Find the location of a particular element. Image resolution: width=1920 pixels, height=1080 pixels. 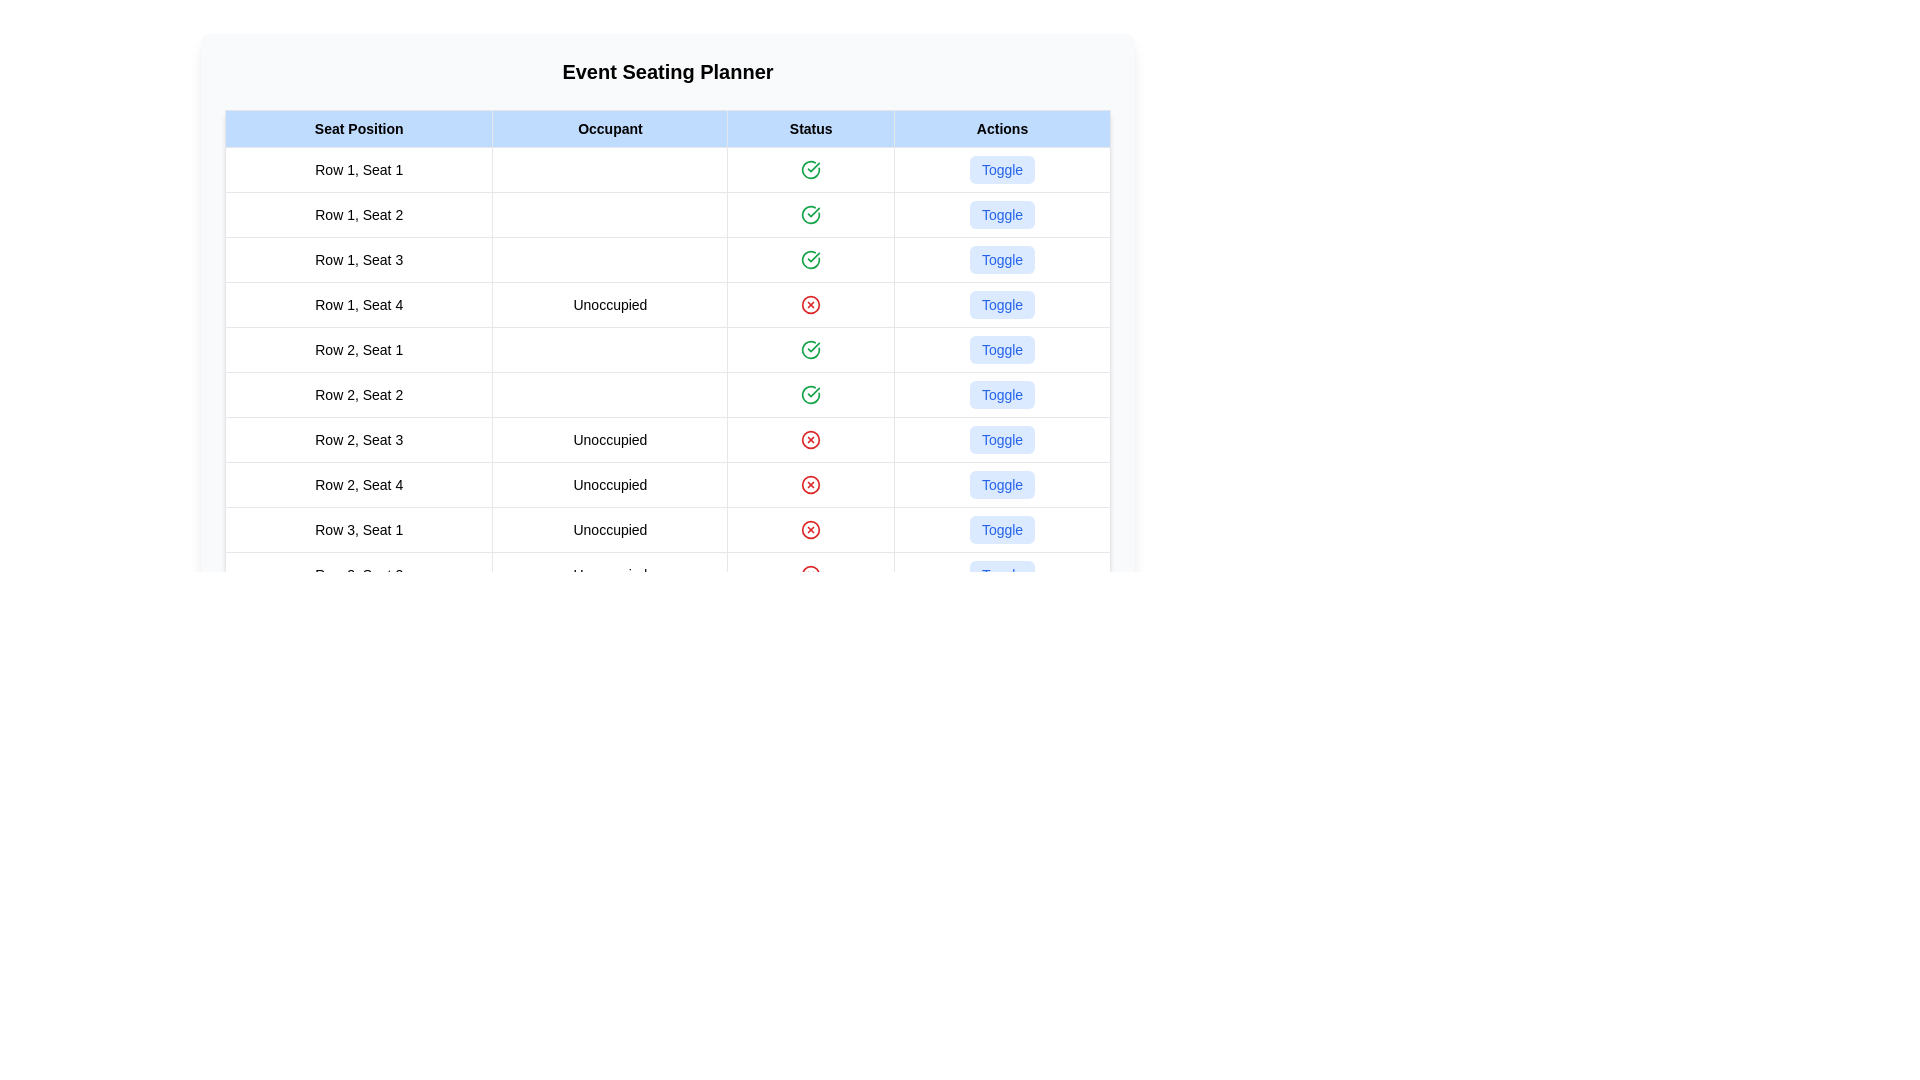

the static text label indicating 'Row 2, Seat 3' in the seating layout, which is the first item in its row under the 'Seat Position' column is located at coordinates (359, 438).